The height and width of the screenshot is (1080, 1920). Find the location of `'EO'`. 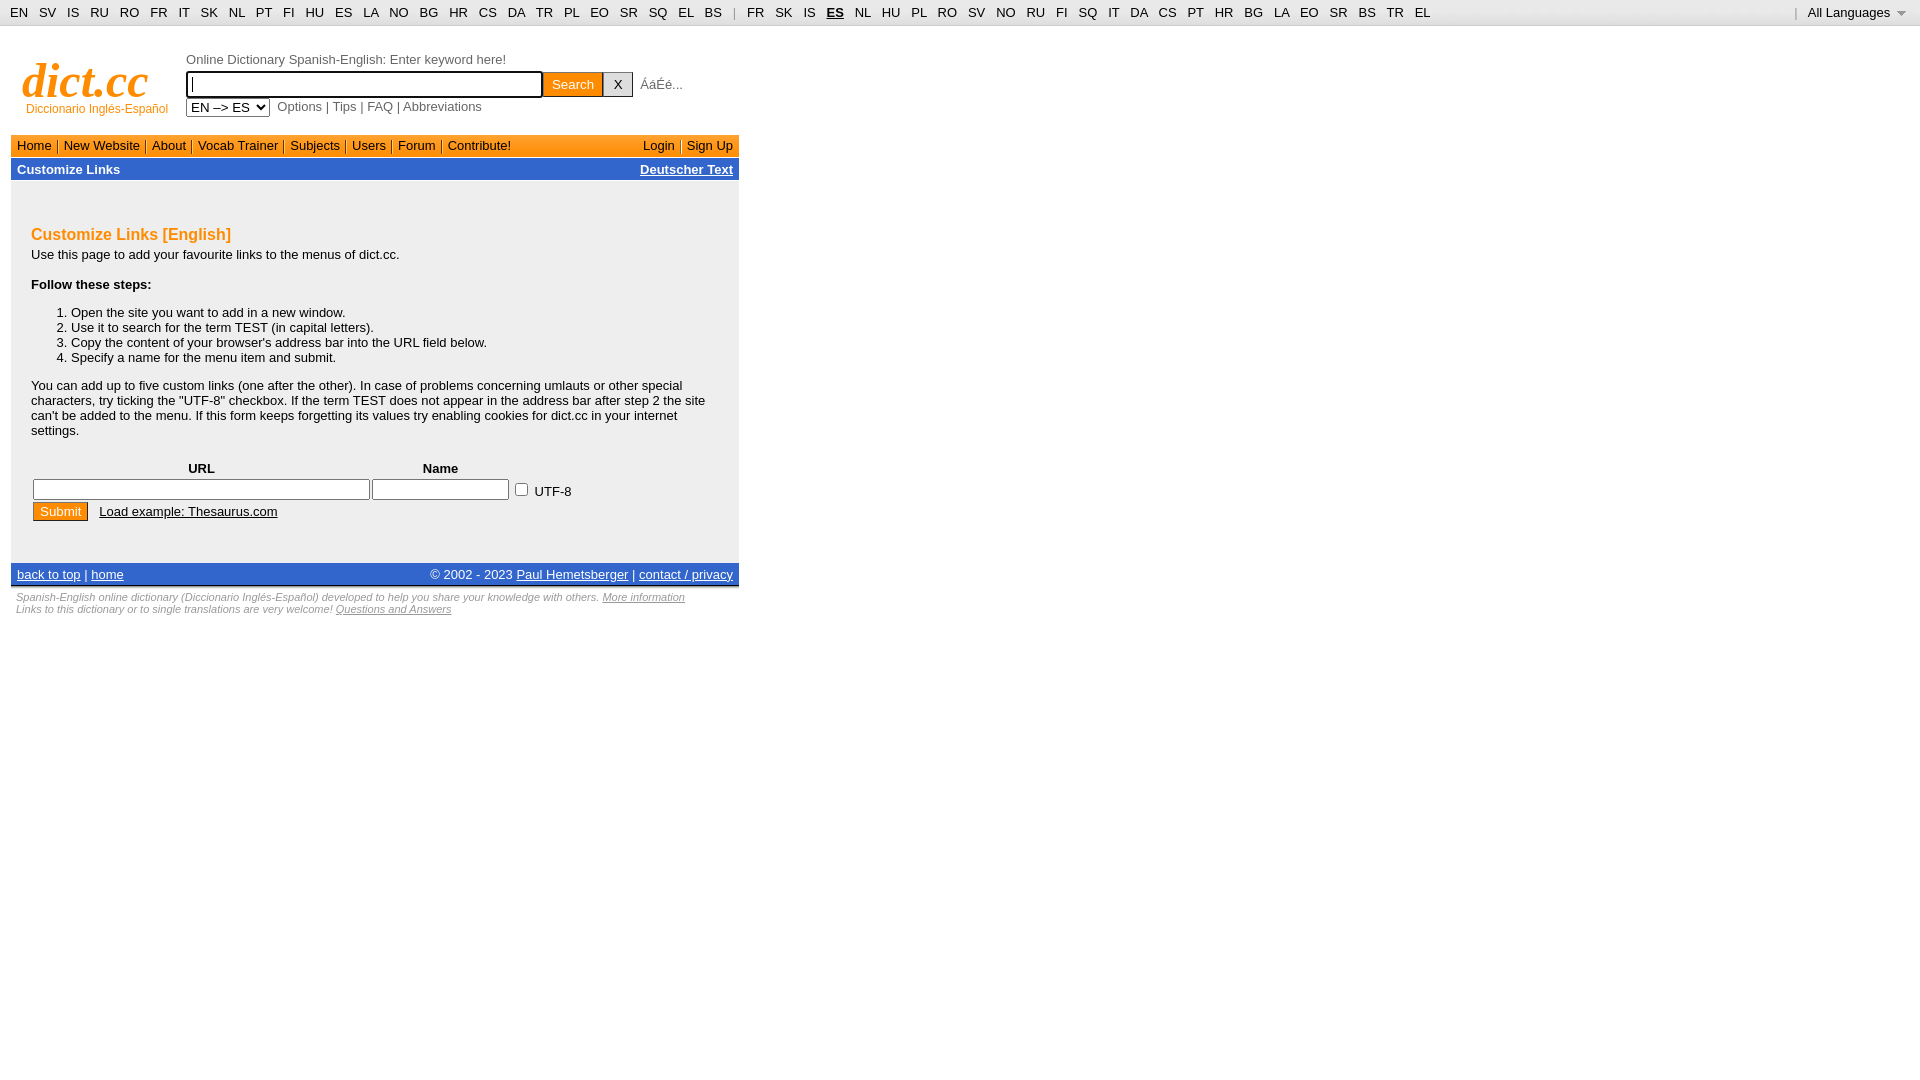

'EO' is located at coordinates (598, 12).